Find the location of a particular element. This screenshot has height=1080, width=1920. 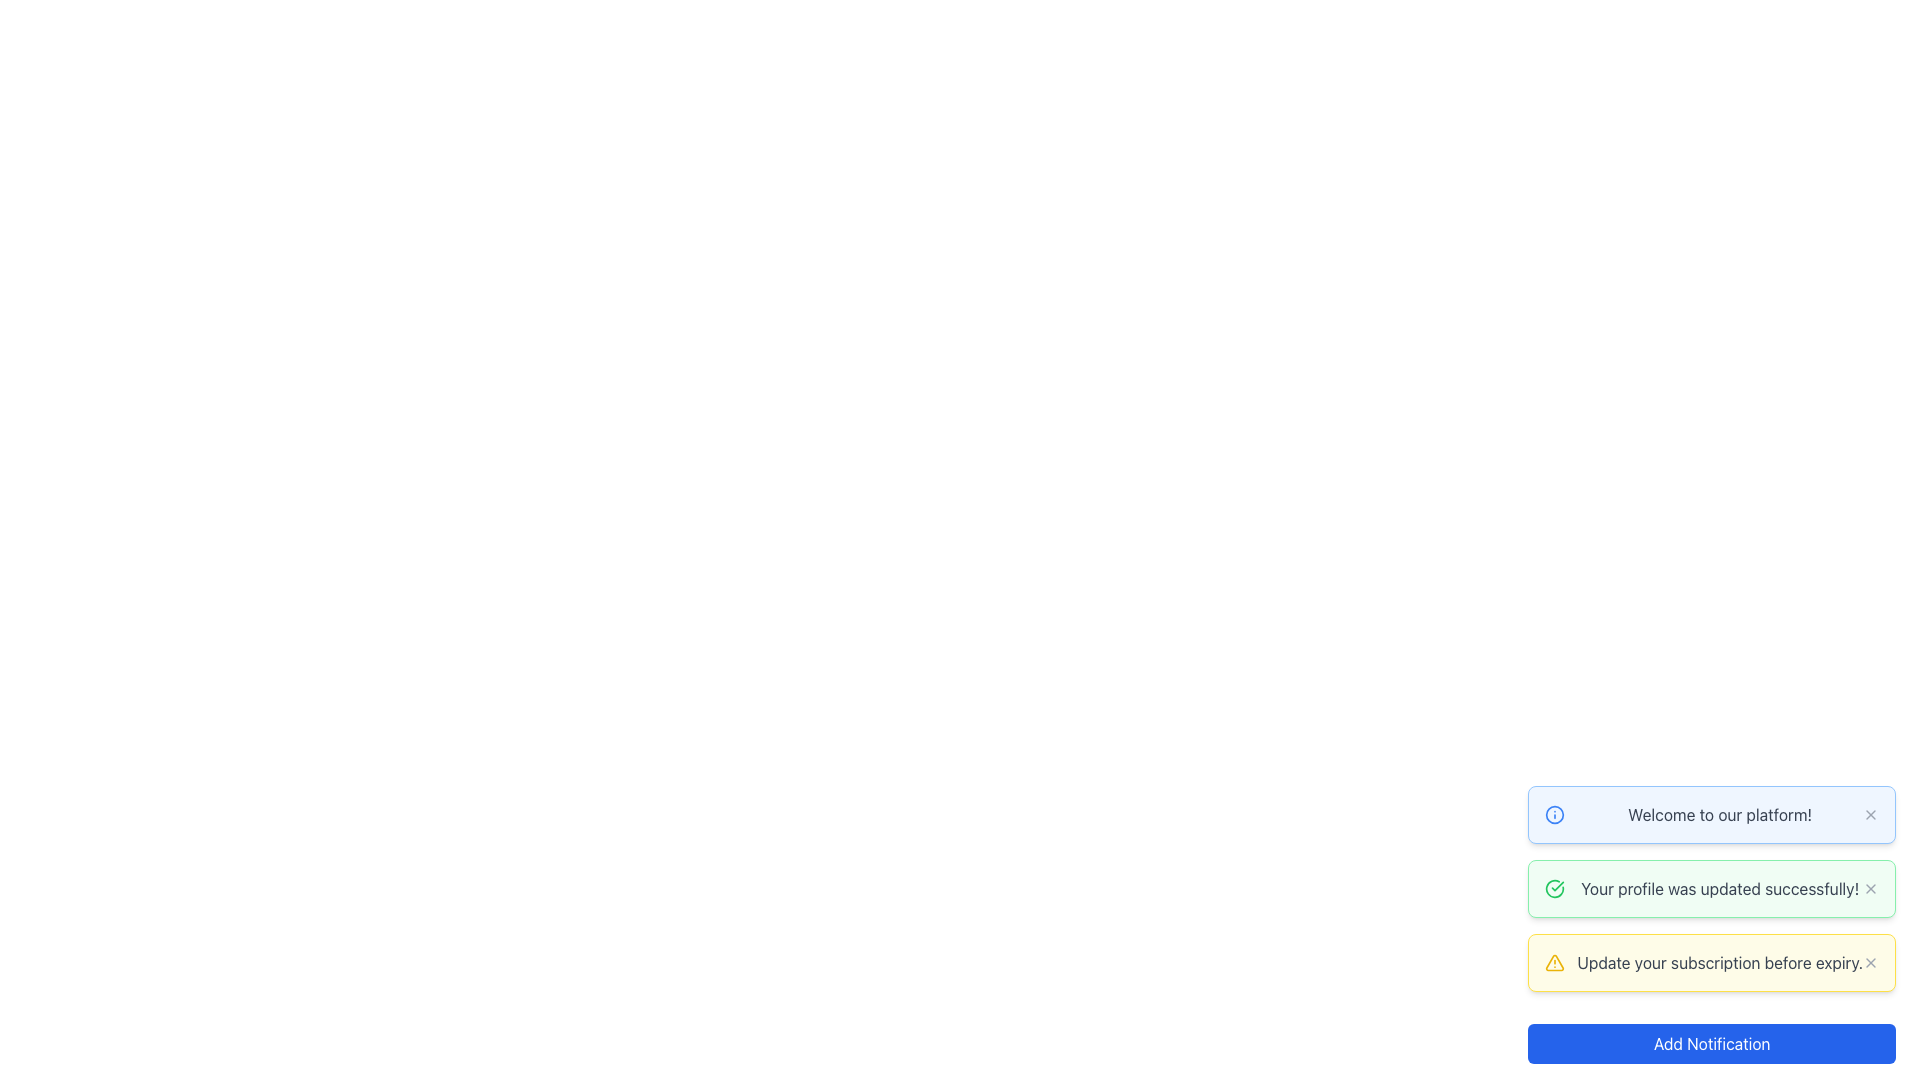

the circular icon with a blue outline located within the topmost notification card that contains the text 'Welcome to our platform!' is located at coordinates (1554, 814).